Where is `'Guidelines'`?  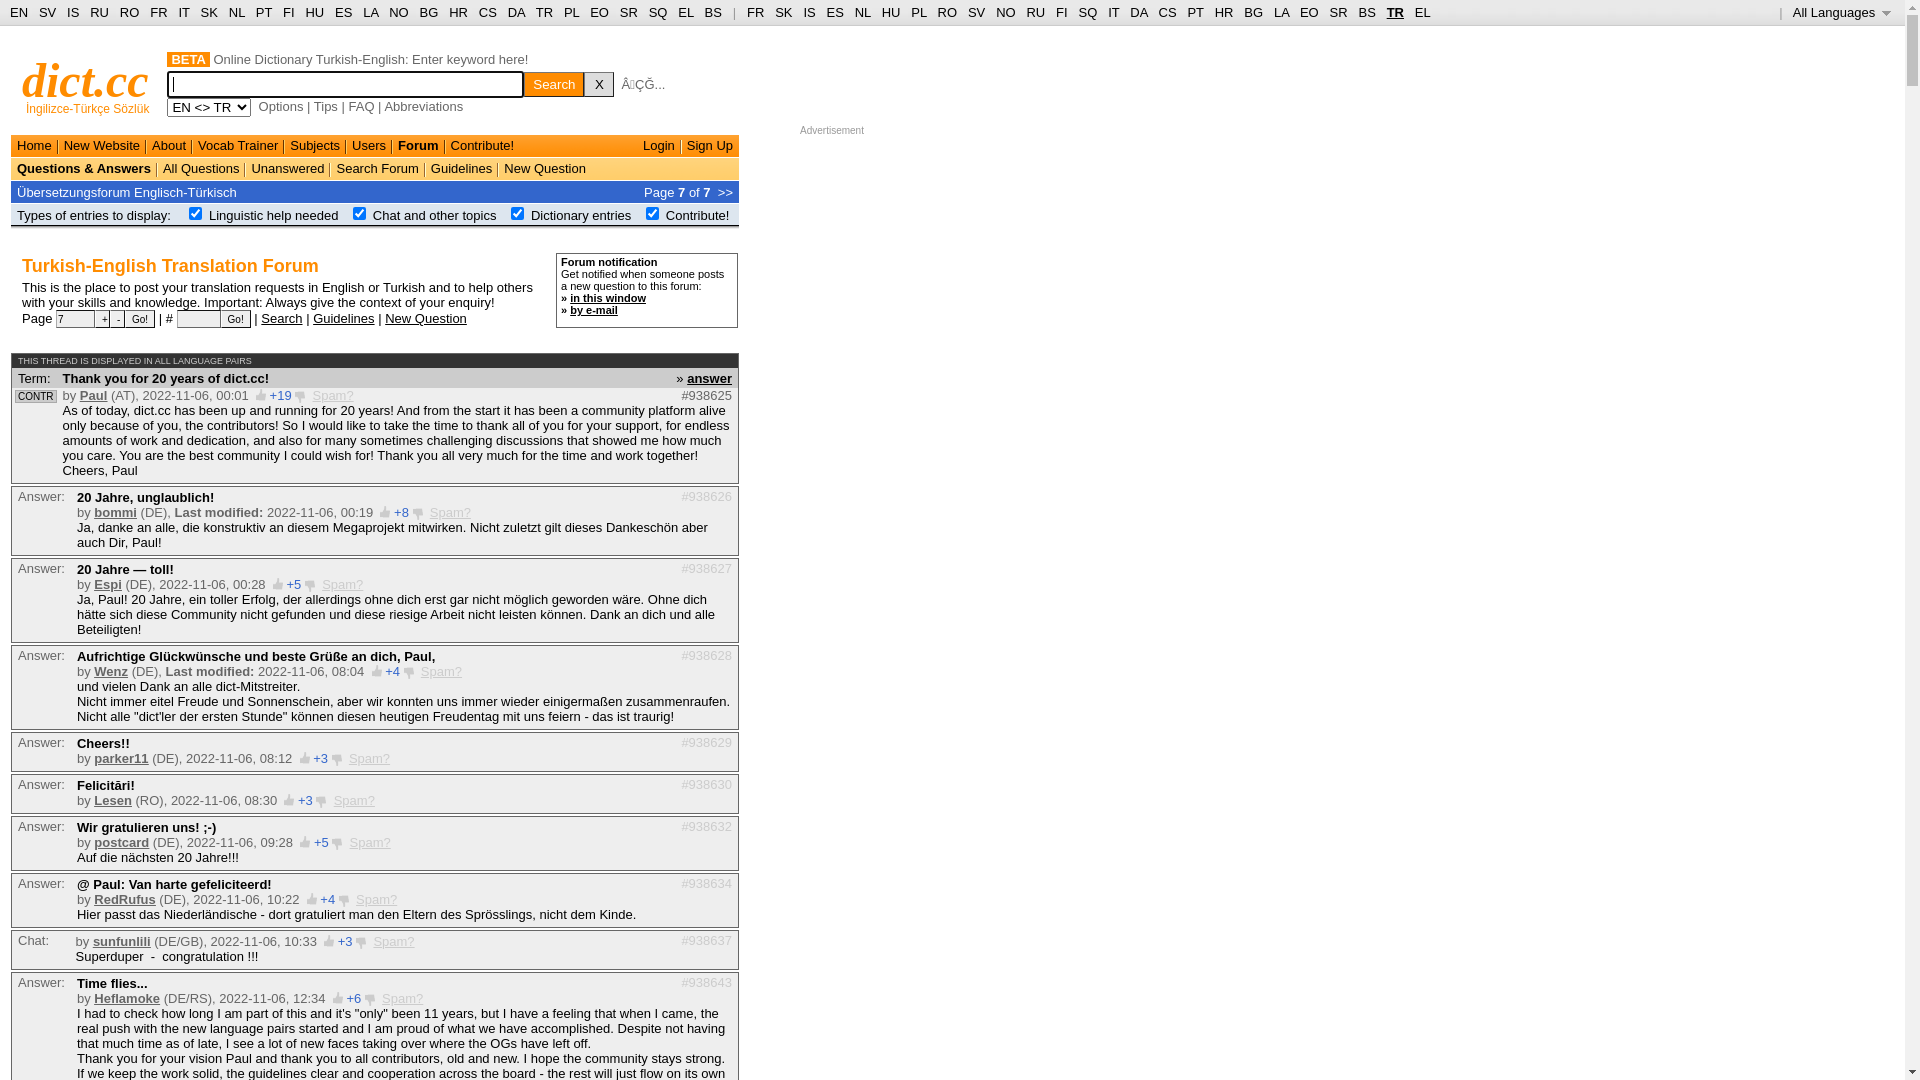
'Guidelines' is located at coordinates (343, 316).